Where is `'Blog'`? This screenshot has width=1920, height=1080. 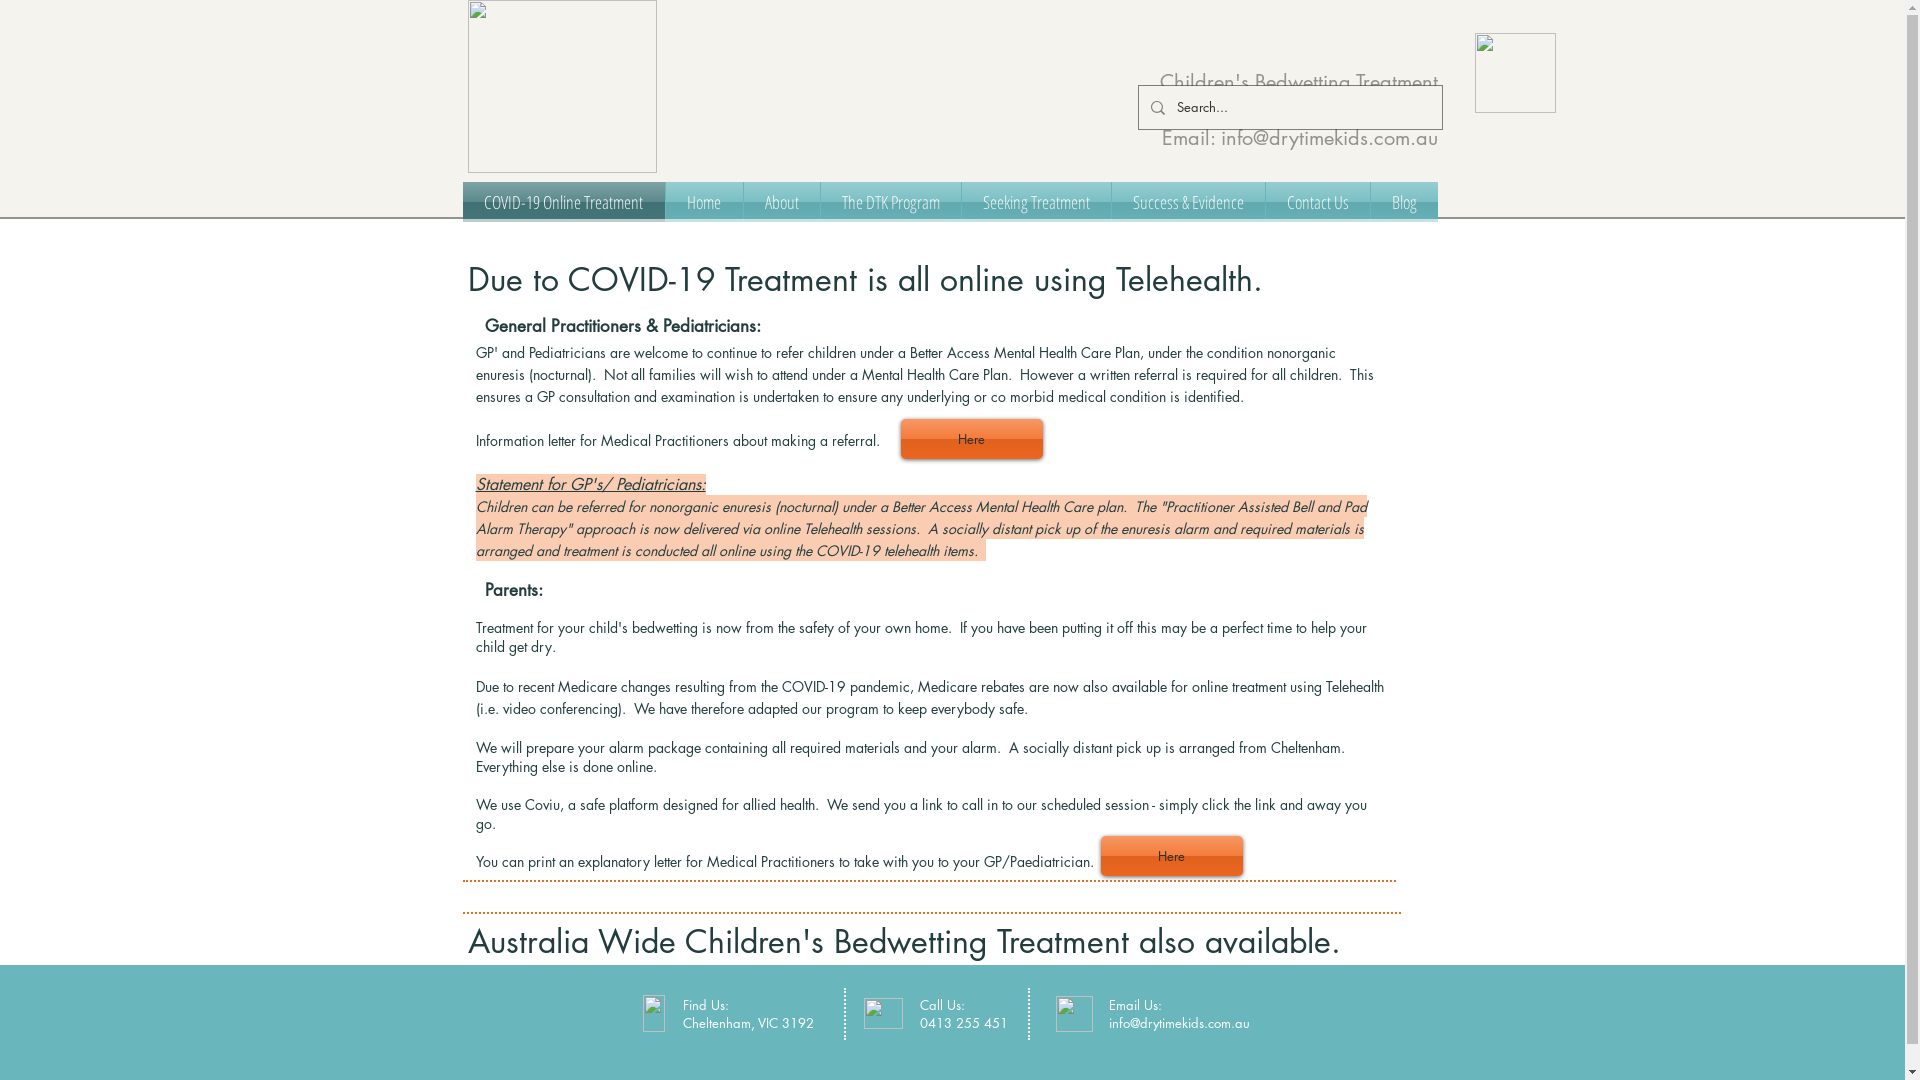
'Blog' is located at coordinates (1402, 201).